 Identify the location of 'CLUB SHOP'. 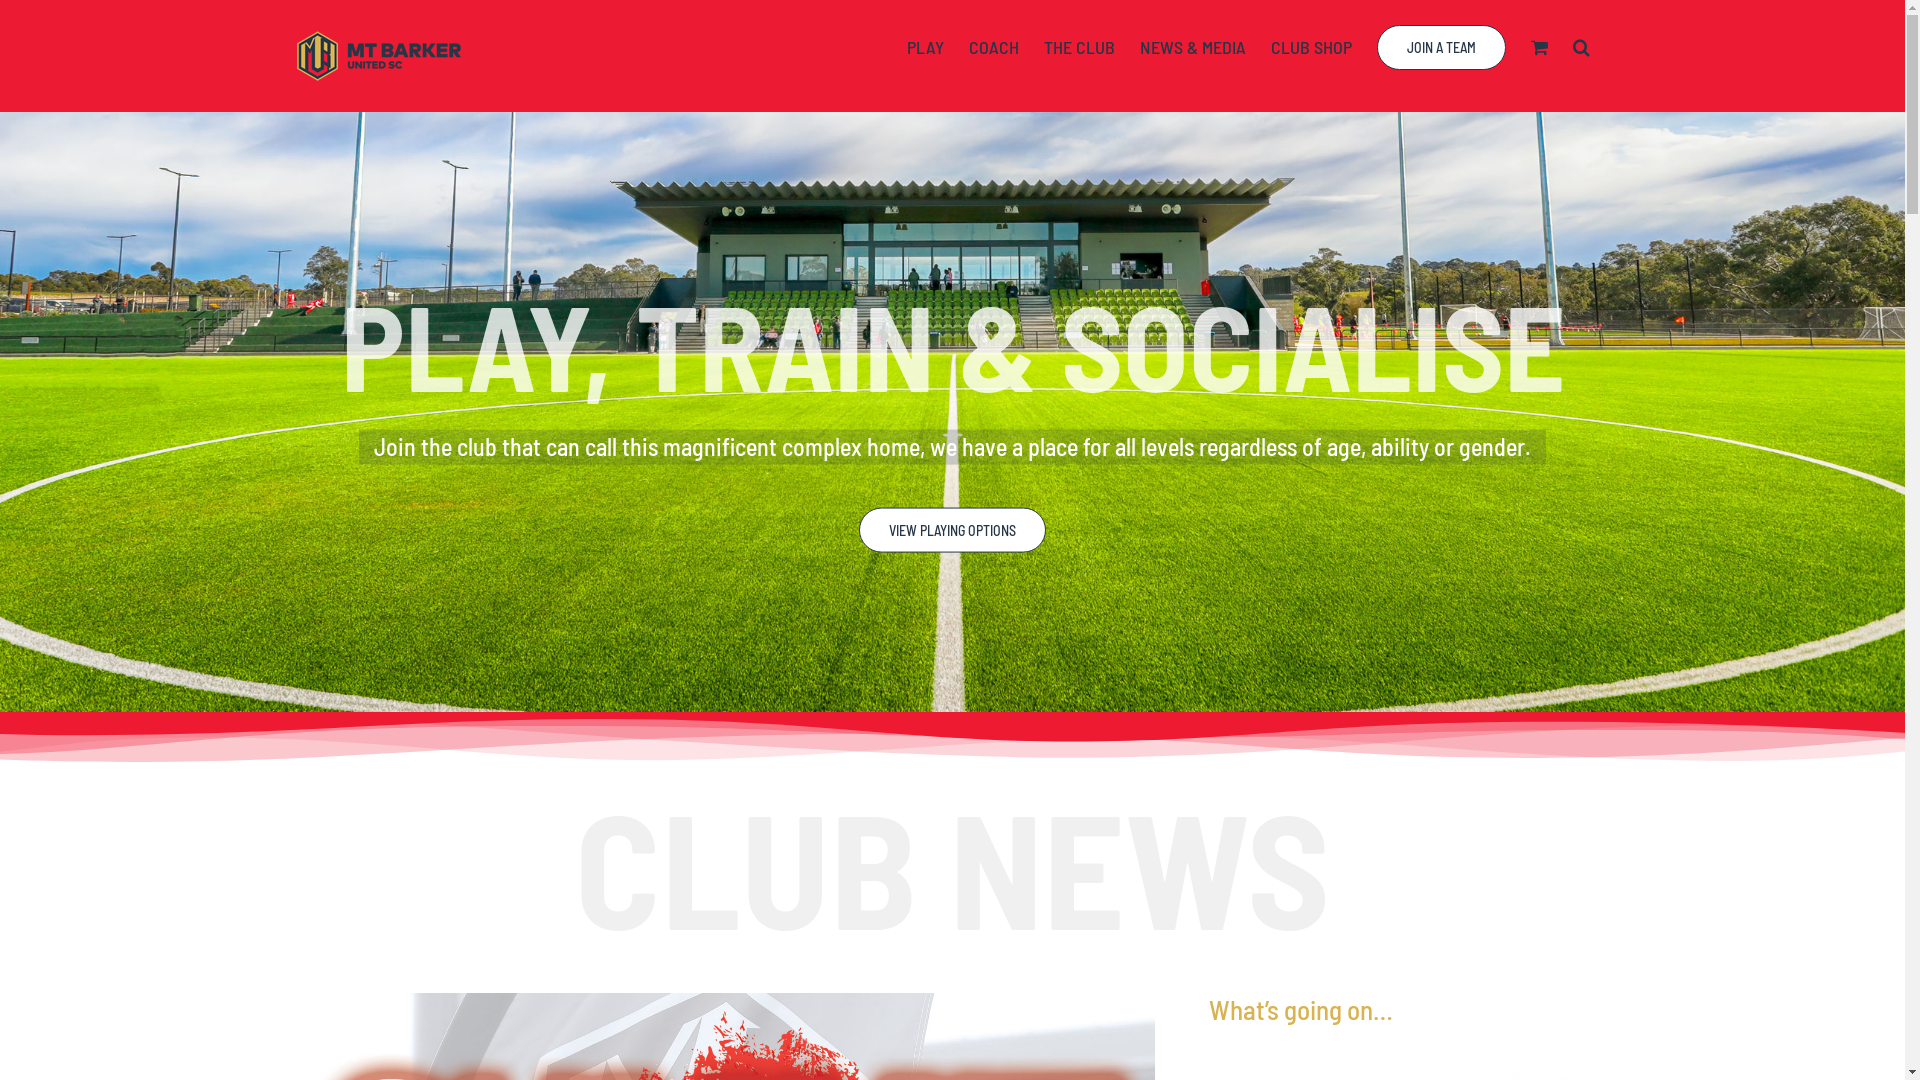
(1311, 45).